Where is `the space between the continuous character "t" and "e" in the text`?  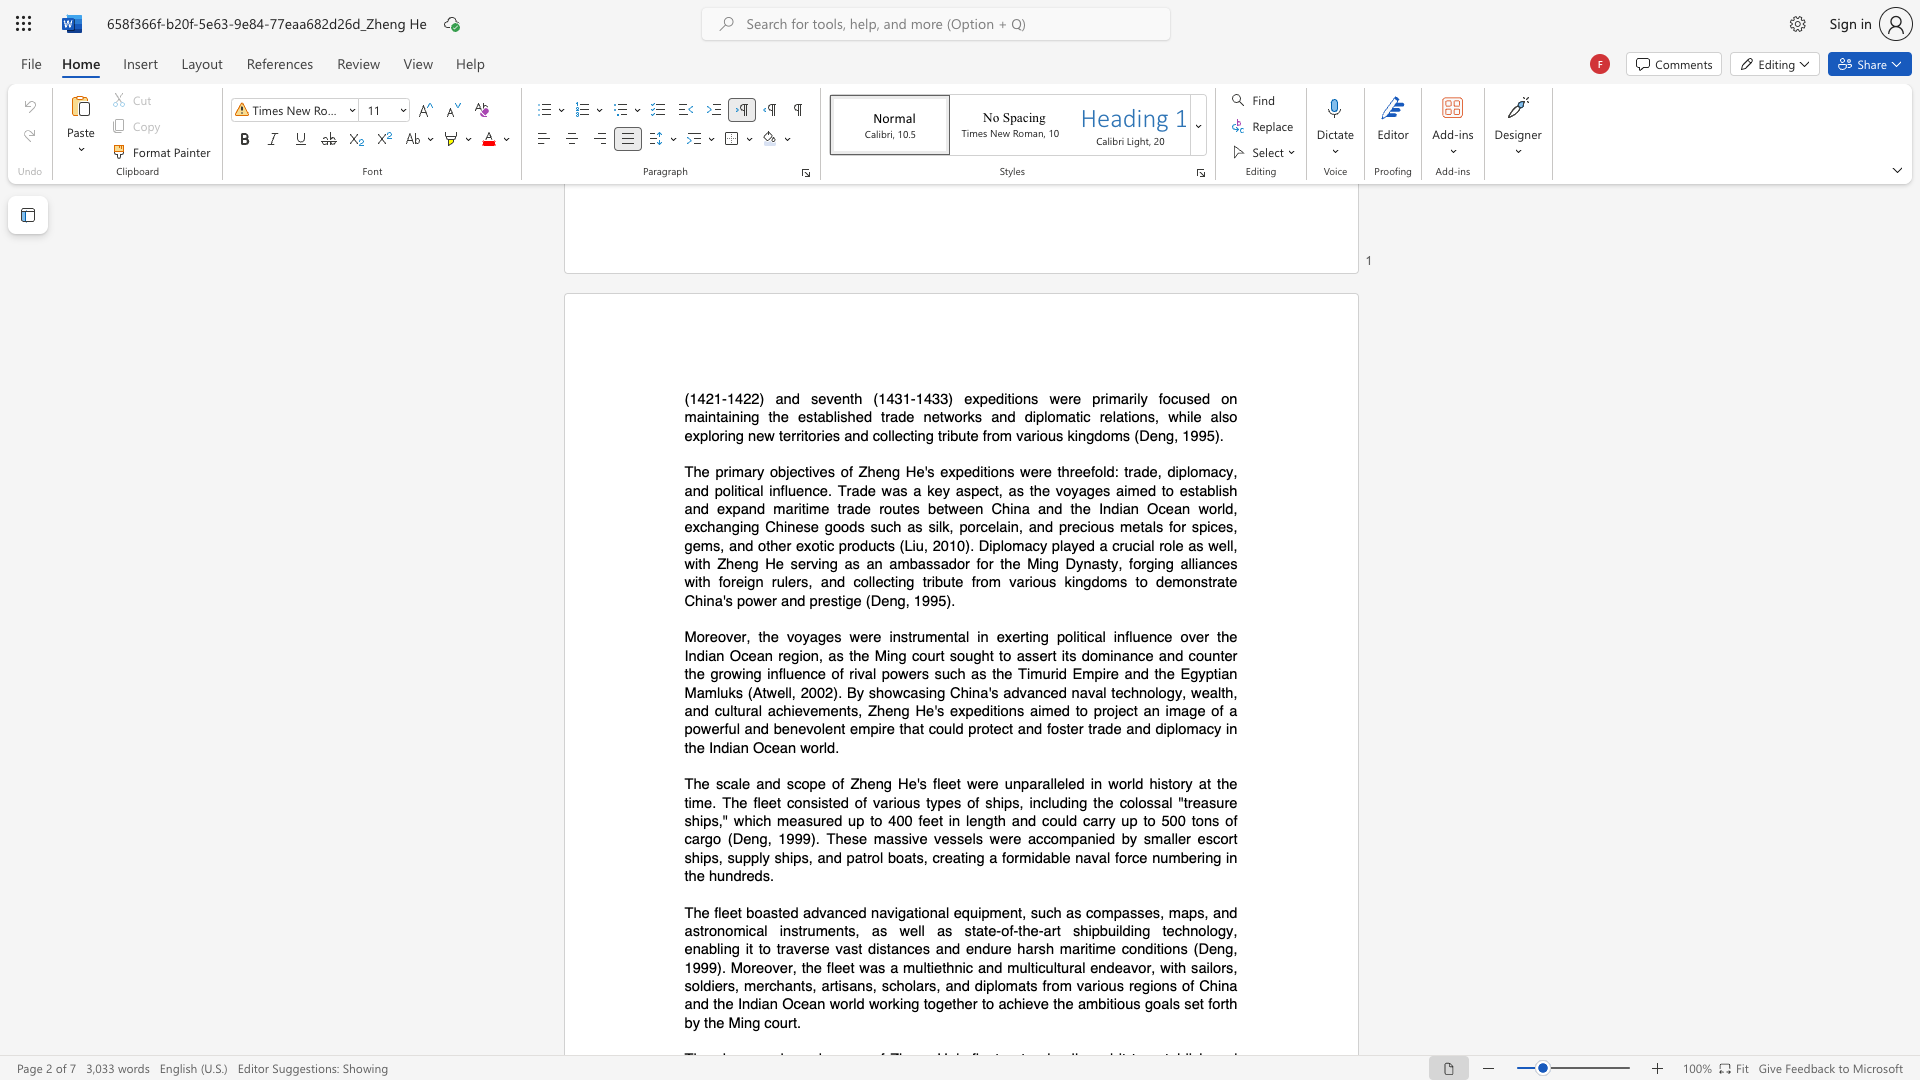
the space between the continuous character "t" and "e" in the text is located at coordinates (989, 930).